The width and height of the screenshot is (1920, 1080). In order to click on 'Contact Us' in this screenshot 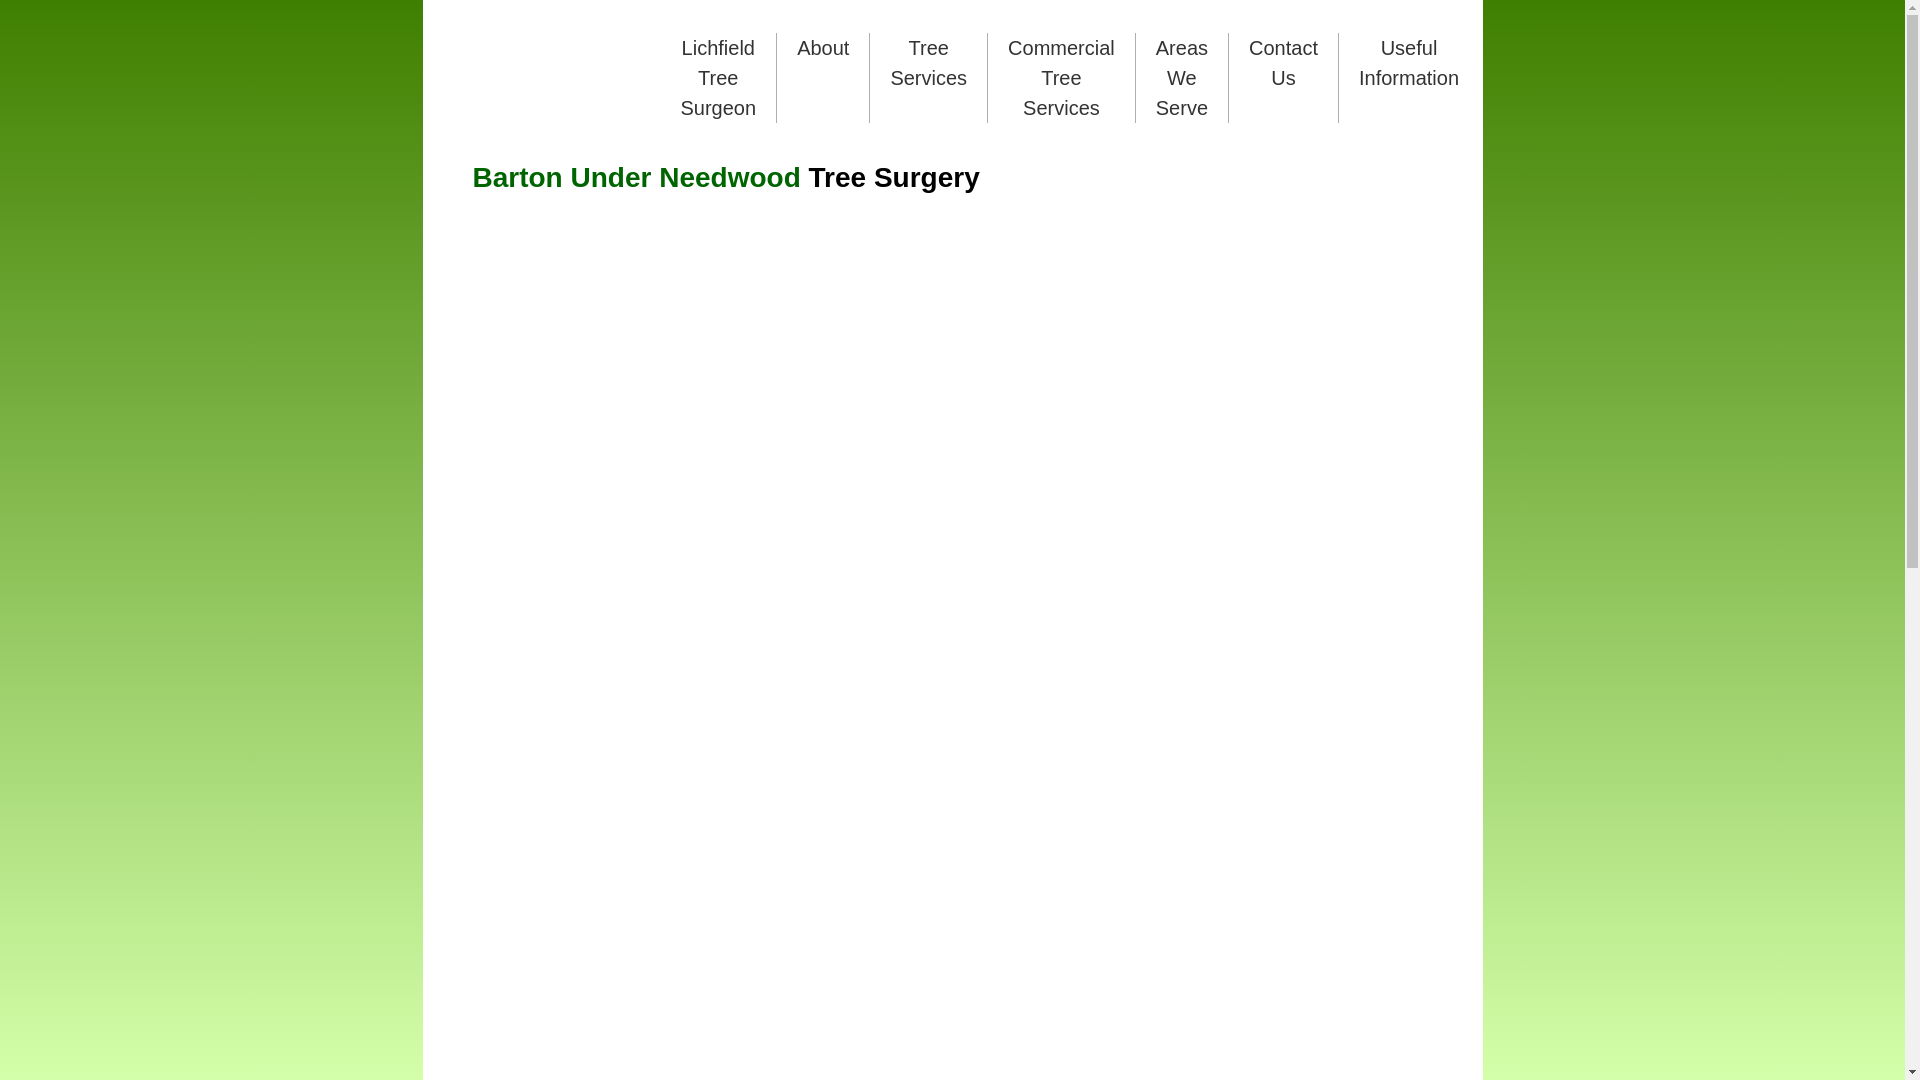, I will do `click(1283, 61)`.